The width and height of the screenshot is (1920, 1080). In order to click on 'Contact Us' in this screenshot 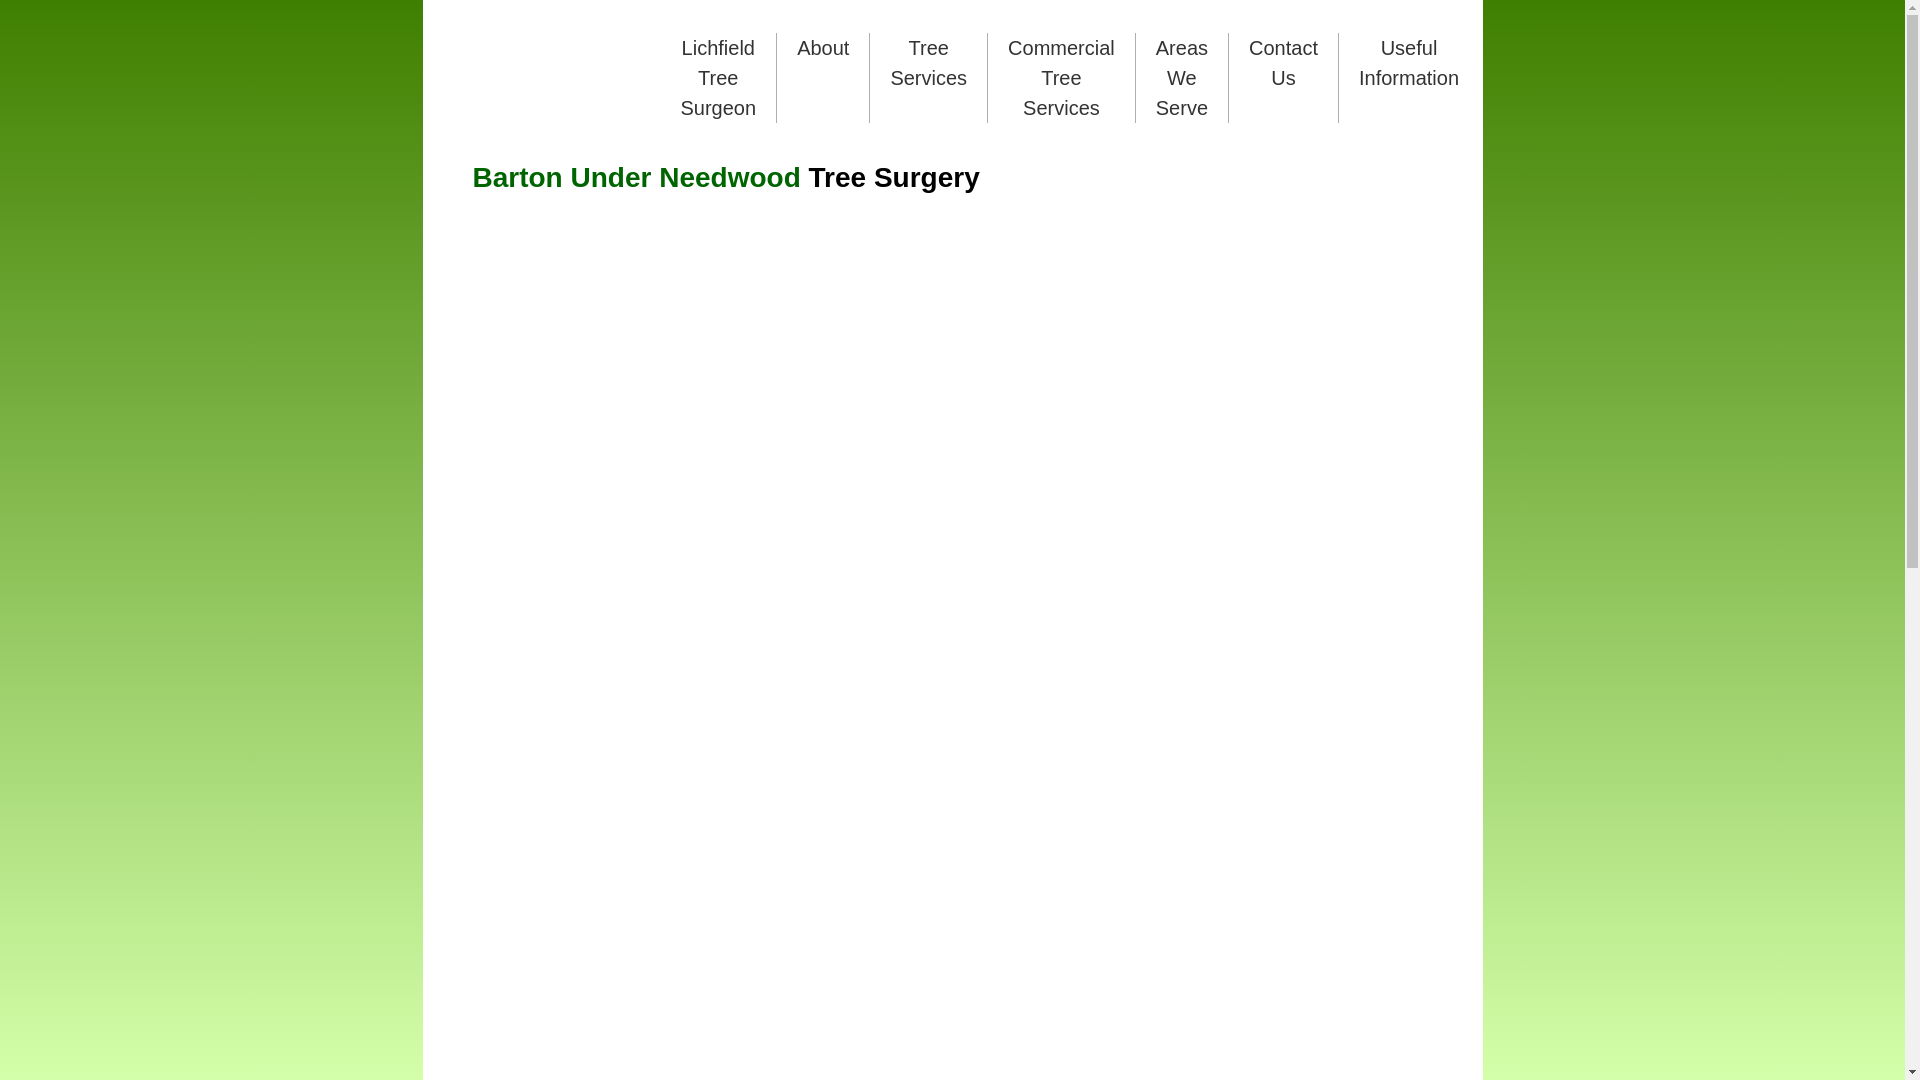, I will do `click(1283, 61)`.